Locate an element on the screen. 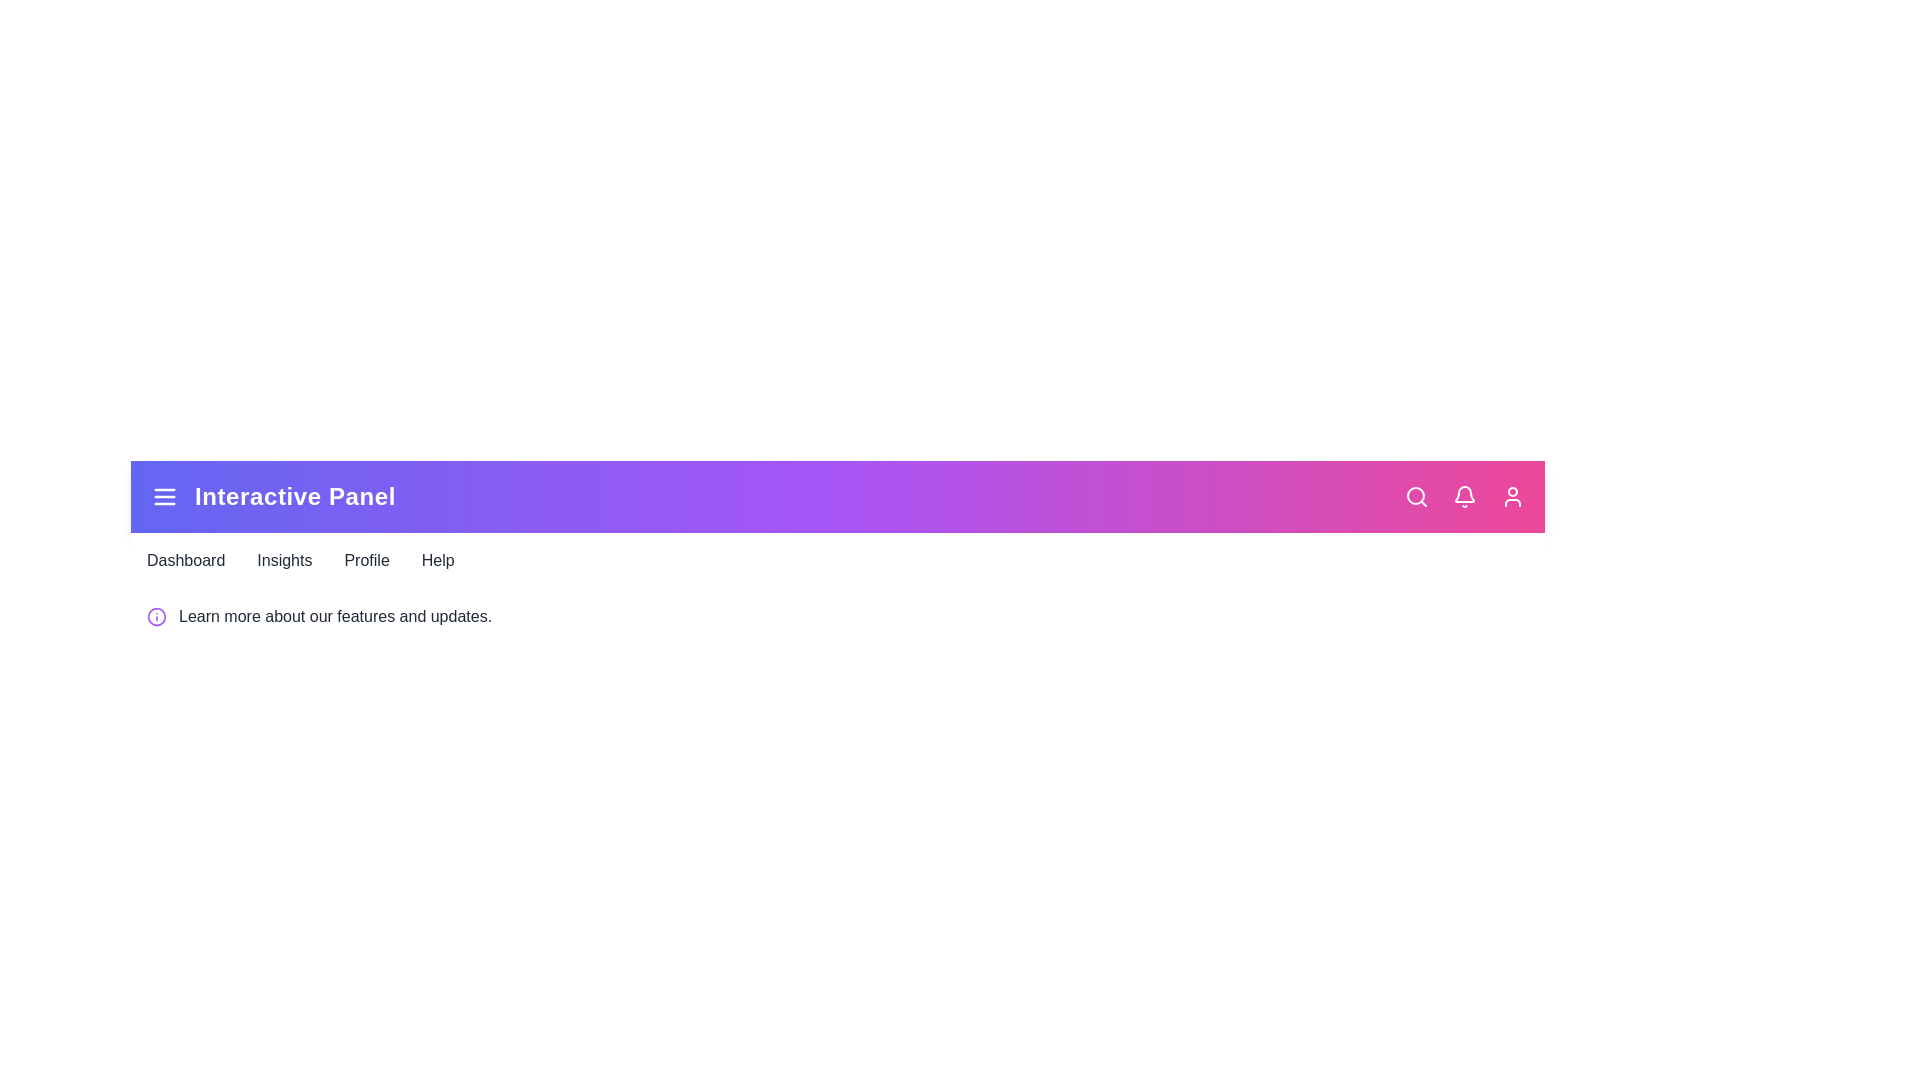 The width and height of the screenshot is (1920, 1080). the app bar title to trigger its associated action is located at coordinates (293, 496).